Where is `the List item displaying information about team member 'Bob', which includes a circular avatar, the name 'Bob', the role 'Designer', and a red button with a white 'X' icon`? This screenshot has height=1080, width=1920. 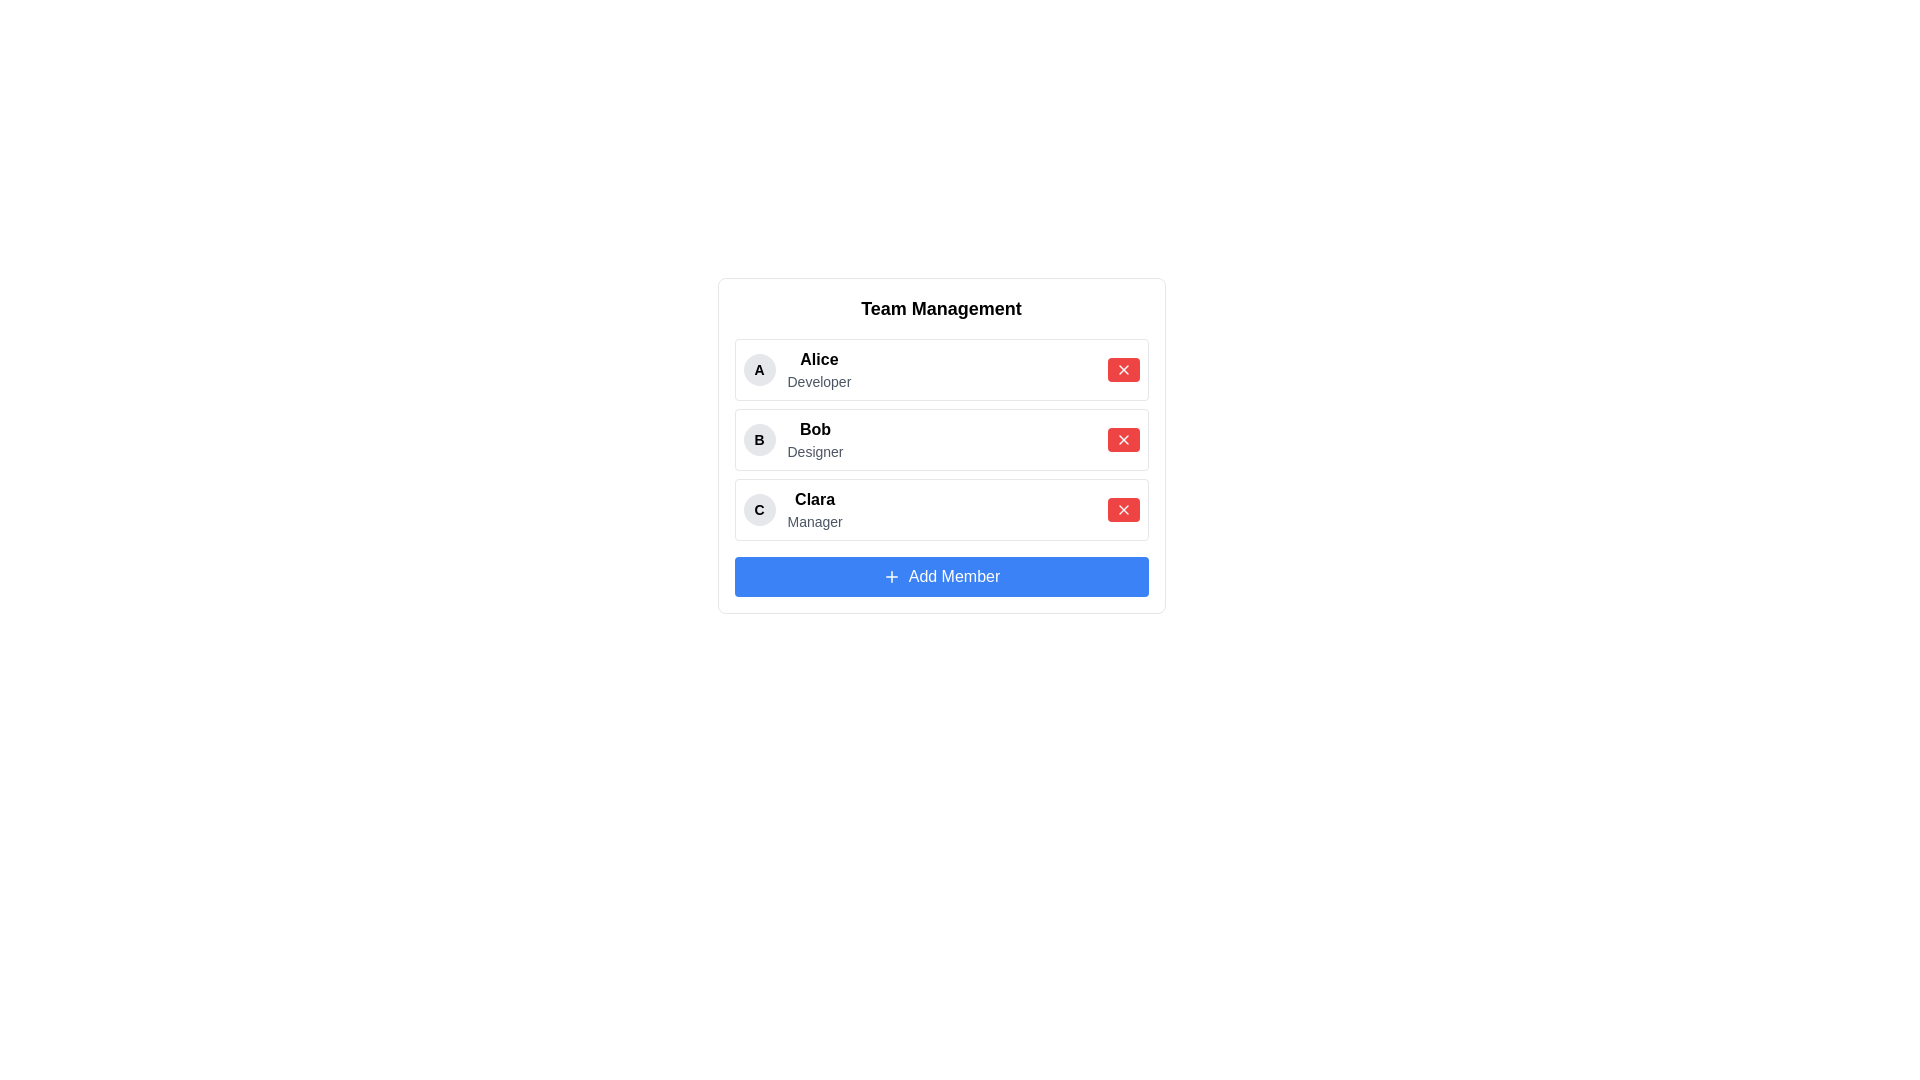 the List item displaying information about team member 'Bob', which includes a circular avatar, the name 'Bob', the role 'Designer', and a red button with a white 'X' icon is located at coordinates (940, 438).